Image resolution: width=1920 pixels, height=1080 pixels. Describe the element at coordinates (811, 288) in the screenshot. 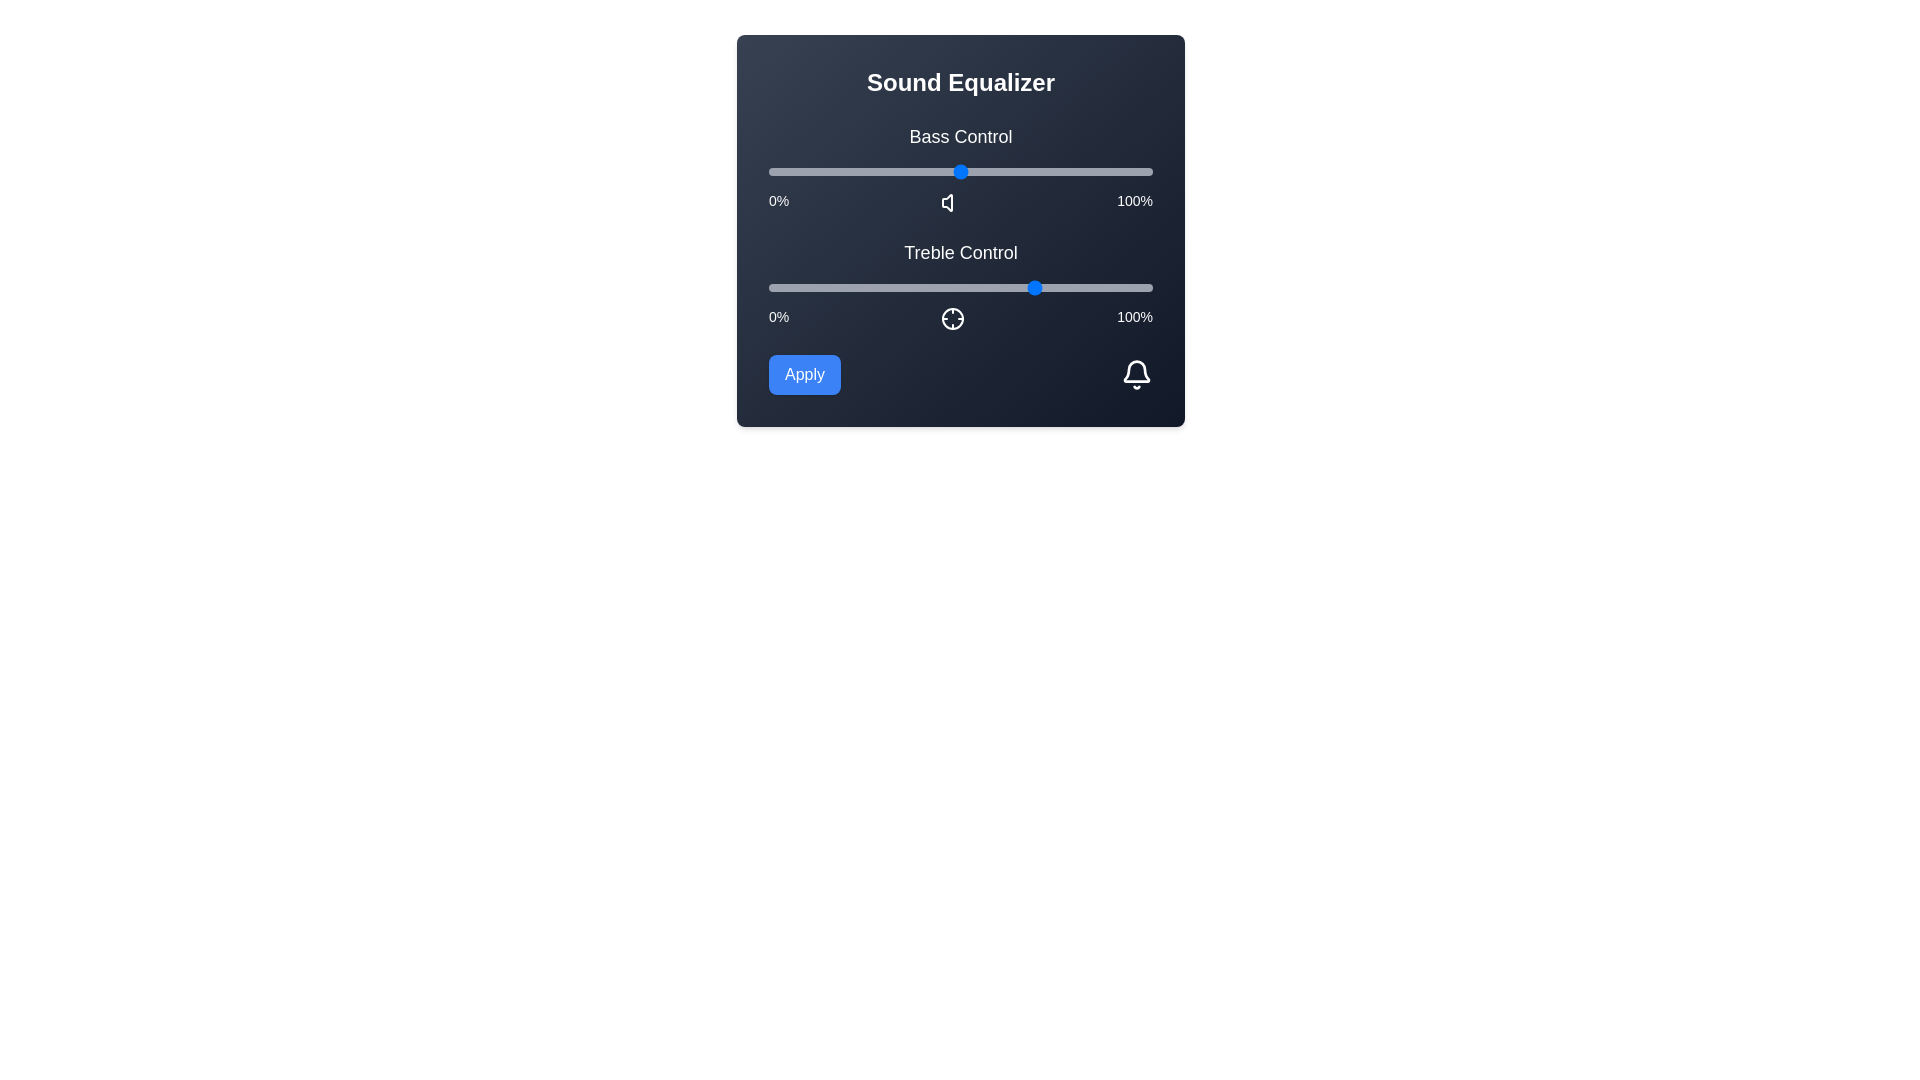

I see `the treble slider to 11%` at that location.